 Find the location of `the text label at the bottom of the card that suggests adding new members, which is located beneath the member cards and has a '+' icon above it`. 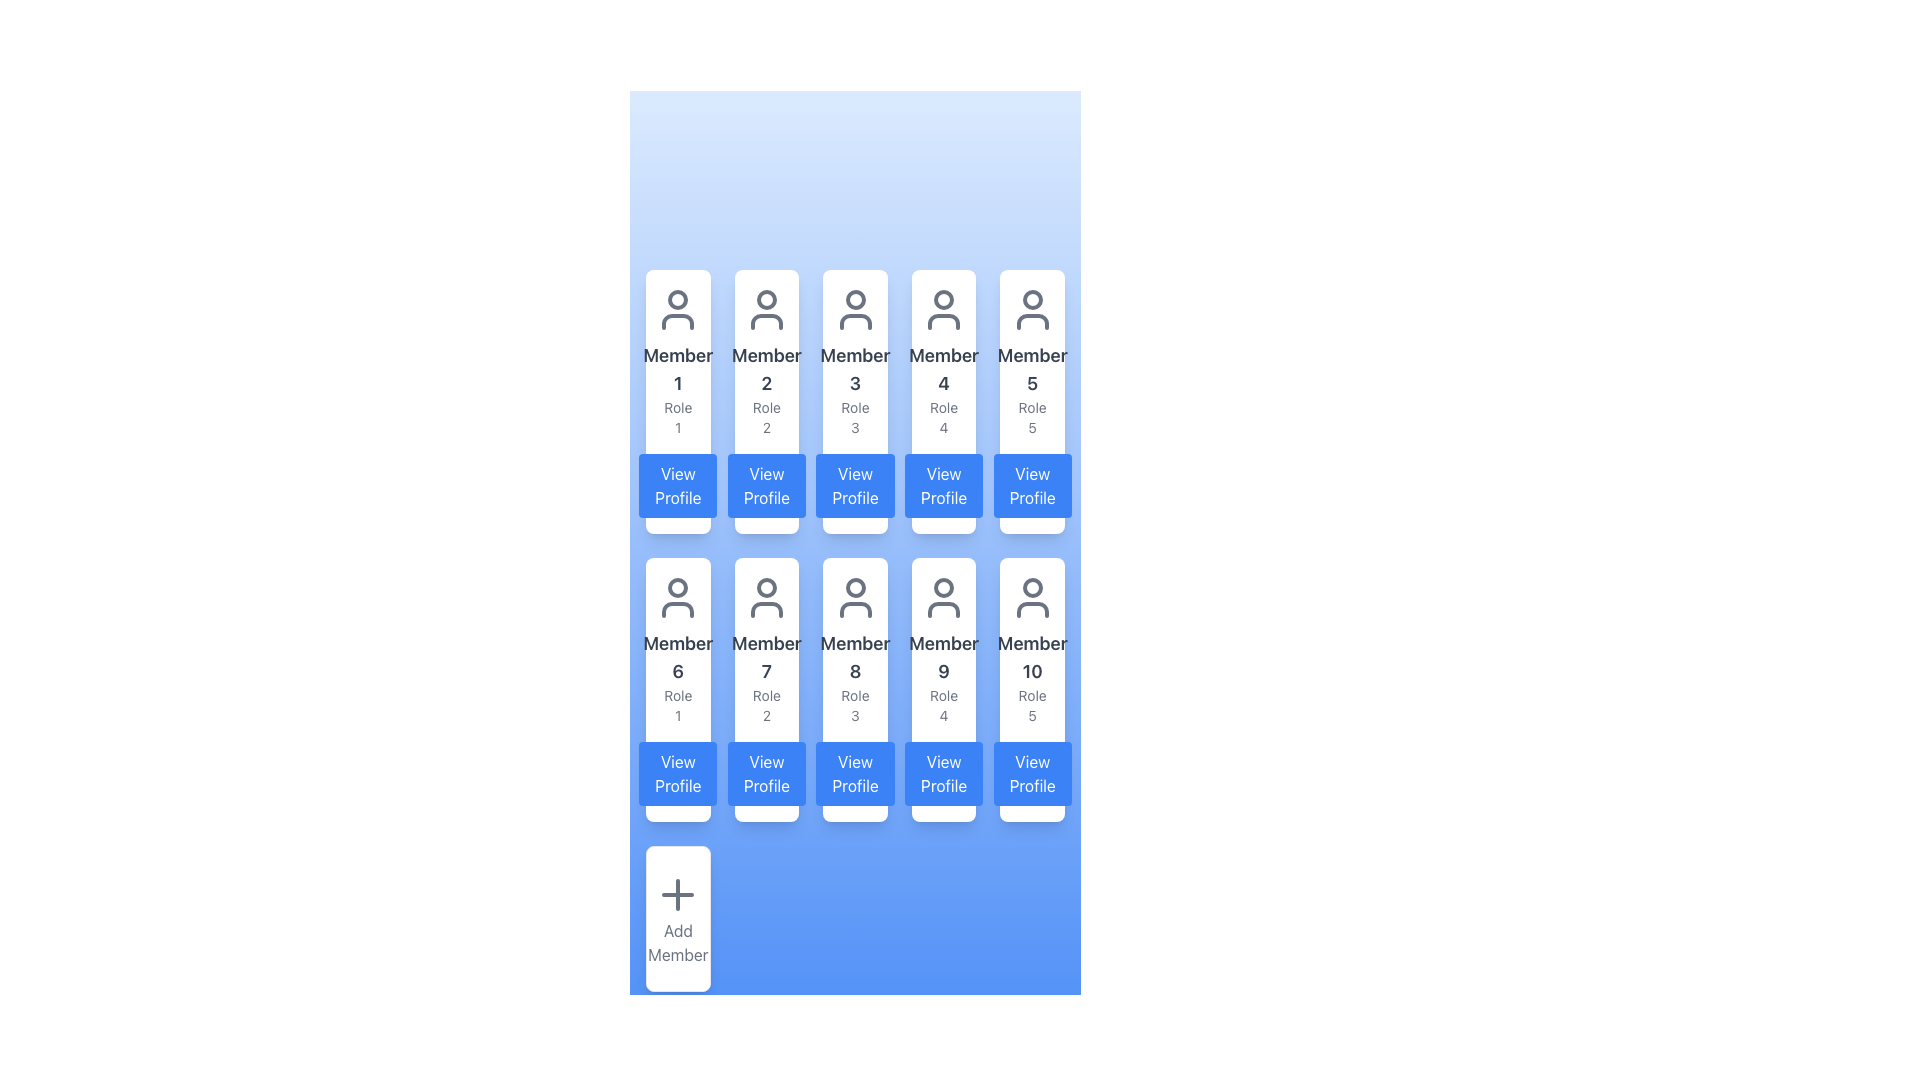

the text label at the bottom of the card that suggests adding new members, which is located beneath the member cards and has a '+' icon above it is located at coordinates (678, 942).